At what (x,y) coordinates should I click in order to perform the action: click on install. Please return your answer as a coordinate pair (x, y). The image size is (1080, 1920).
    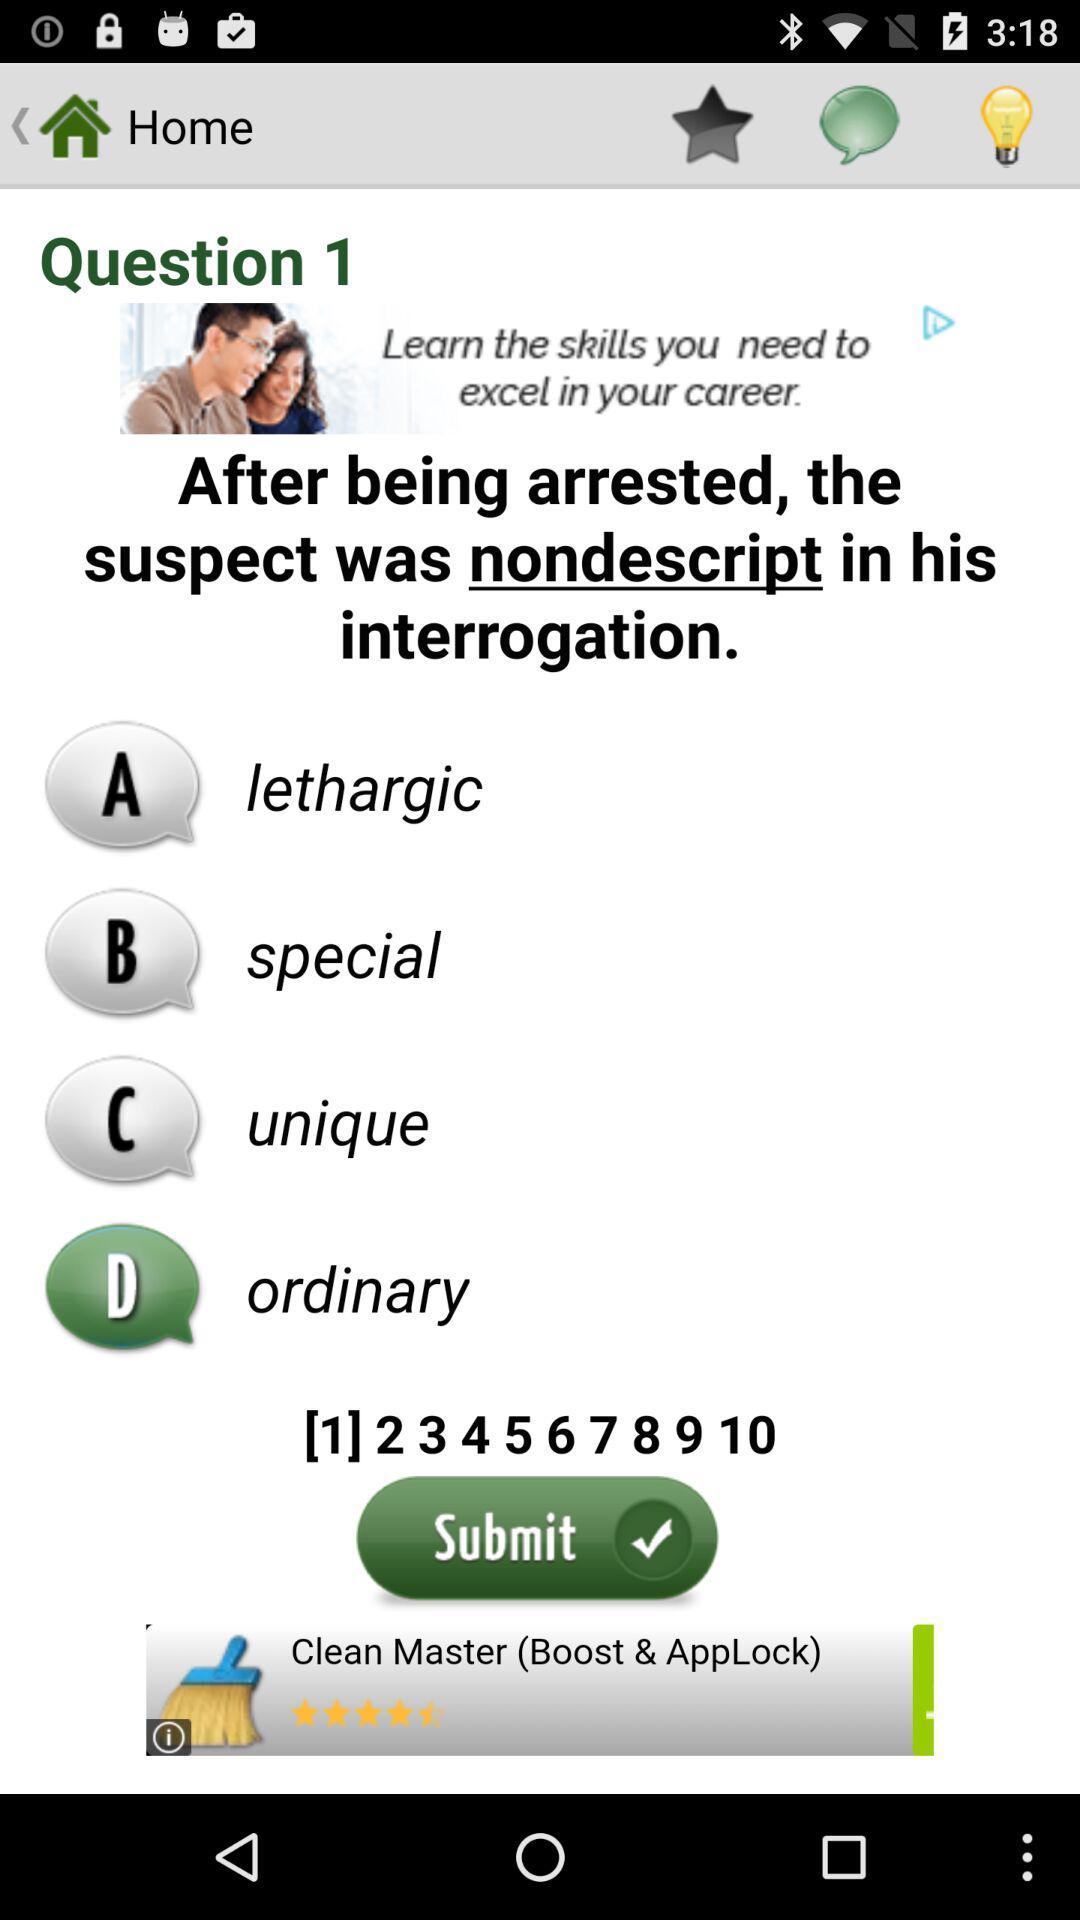
    Looking at the image, I should click on (540, 1689).